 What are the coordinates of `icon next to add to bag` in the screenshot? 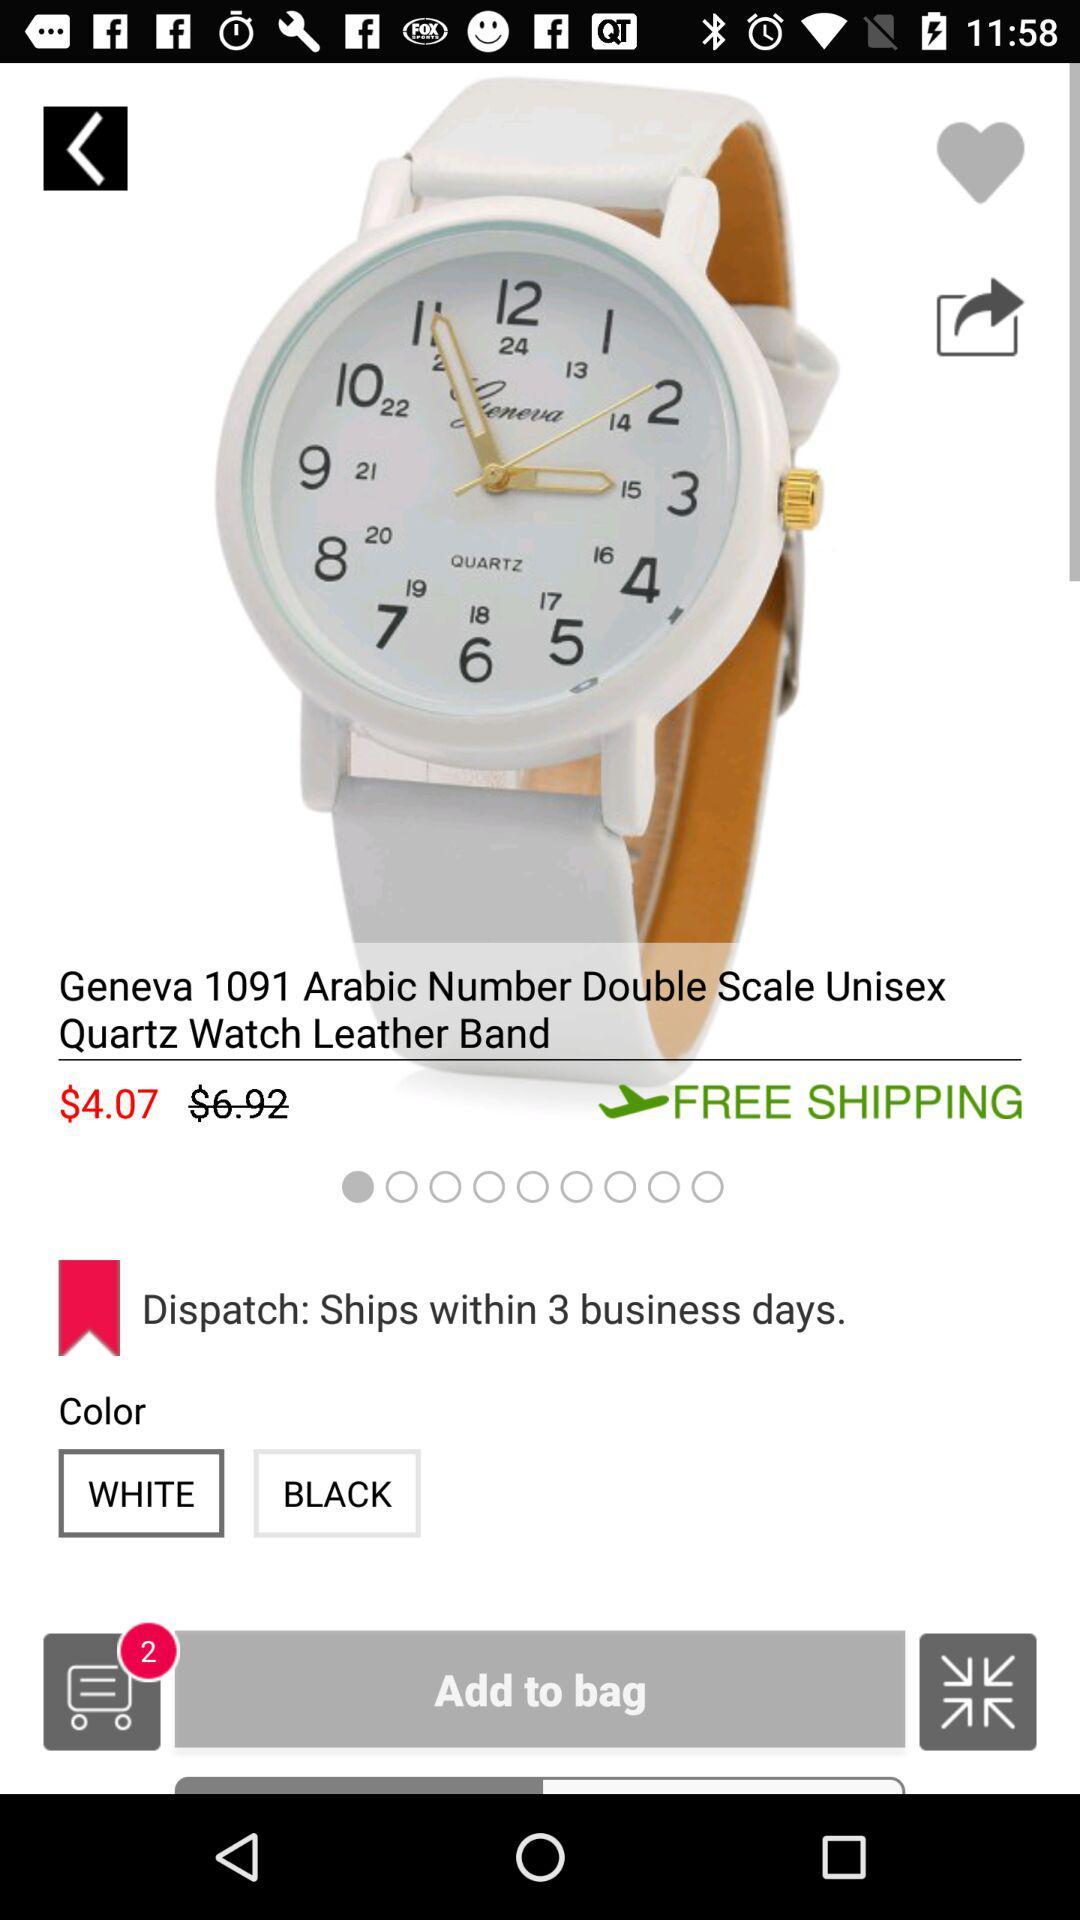 It's located at (101, 1690).